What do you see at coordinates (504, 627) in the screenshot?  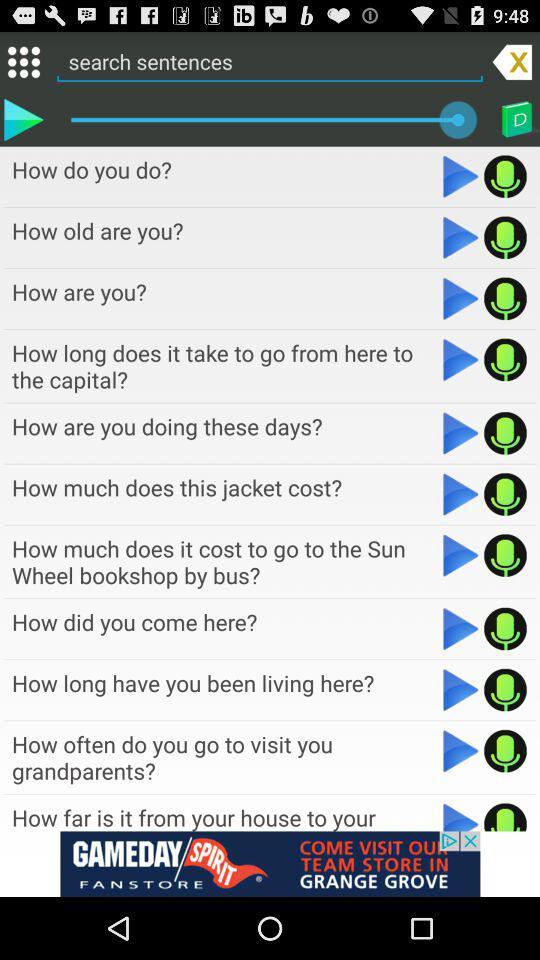 I see `the mic icon on the eight row` at bounding box center [504, 627].